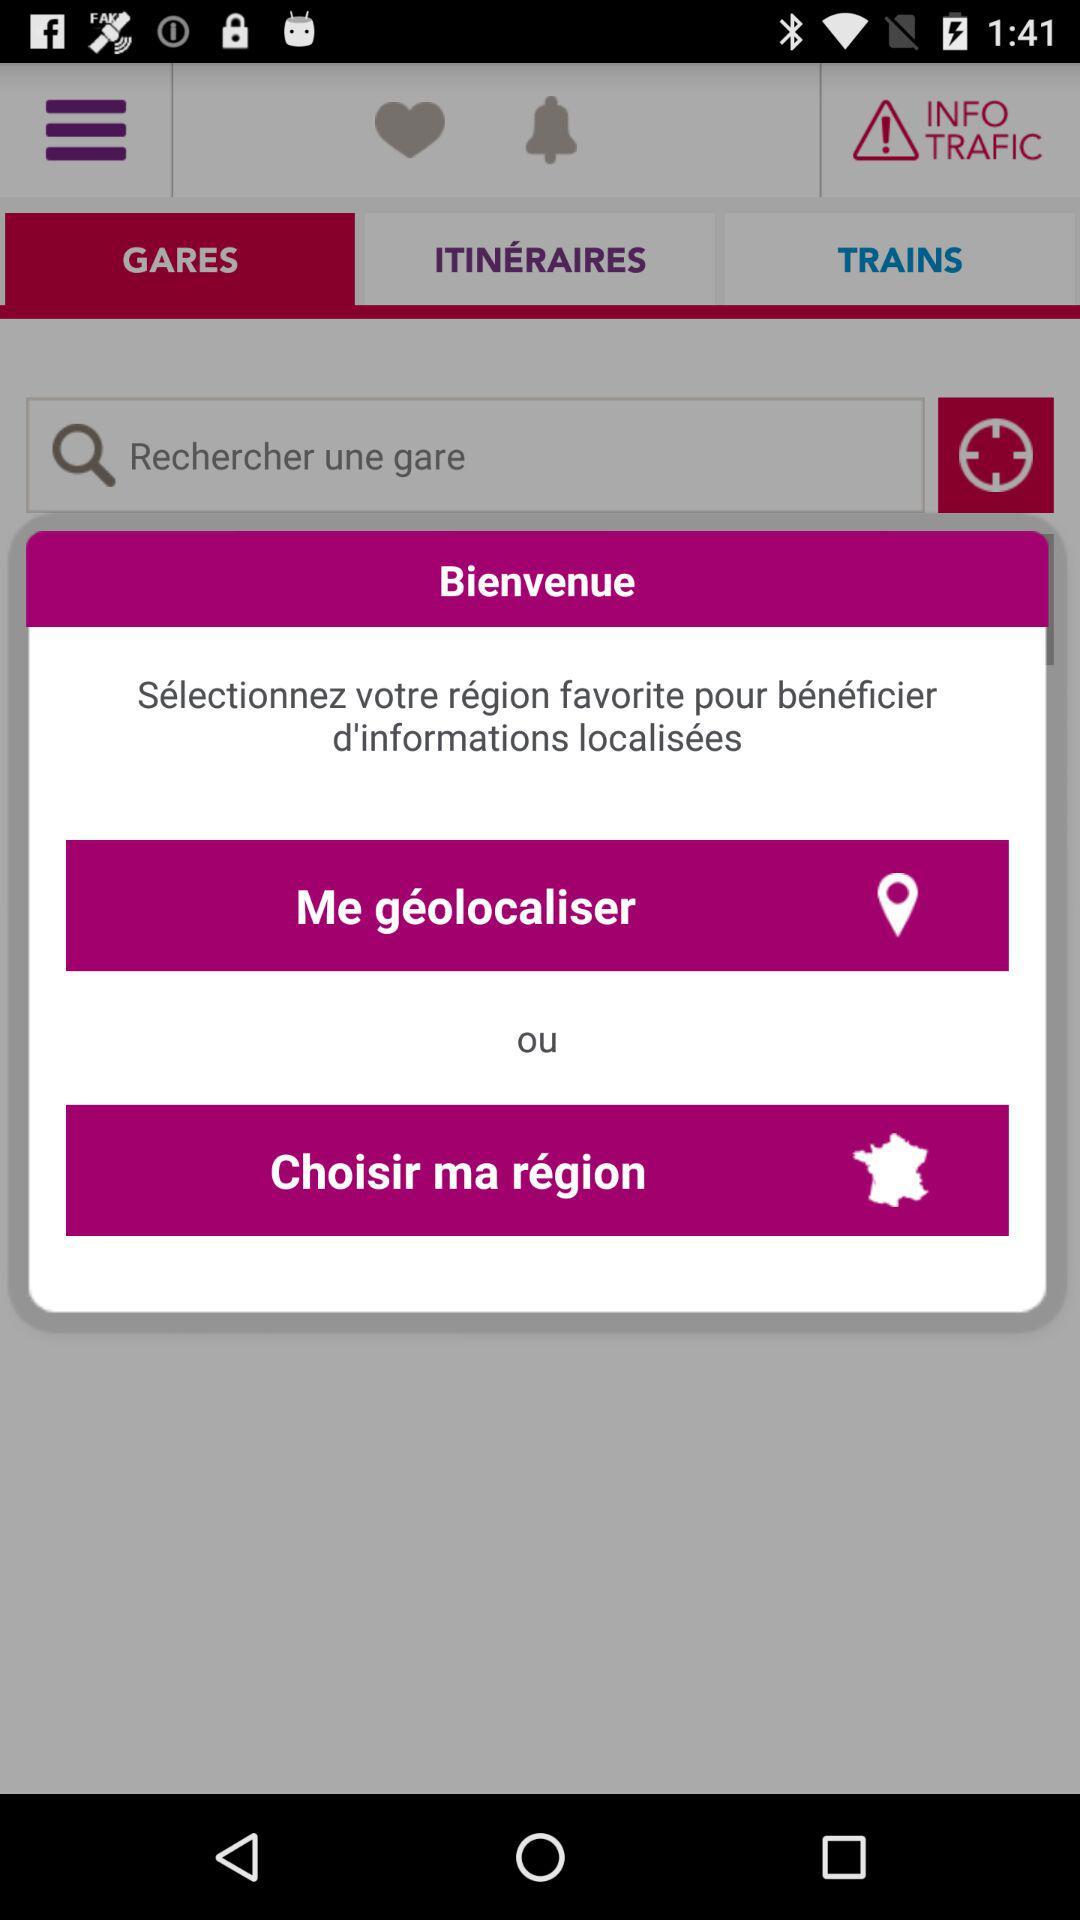 The height and width of the screenshot is (1920, 1080). I want to click on the menu icon, so click(85, 138).